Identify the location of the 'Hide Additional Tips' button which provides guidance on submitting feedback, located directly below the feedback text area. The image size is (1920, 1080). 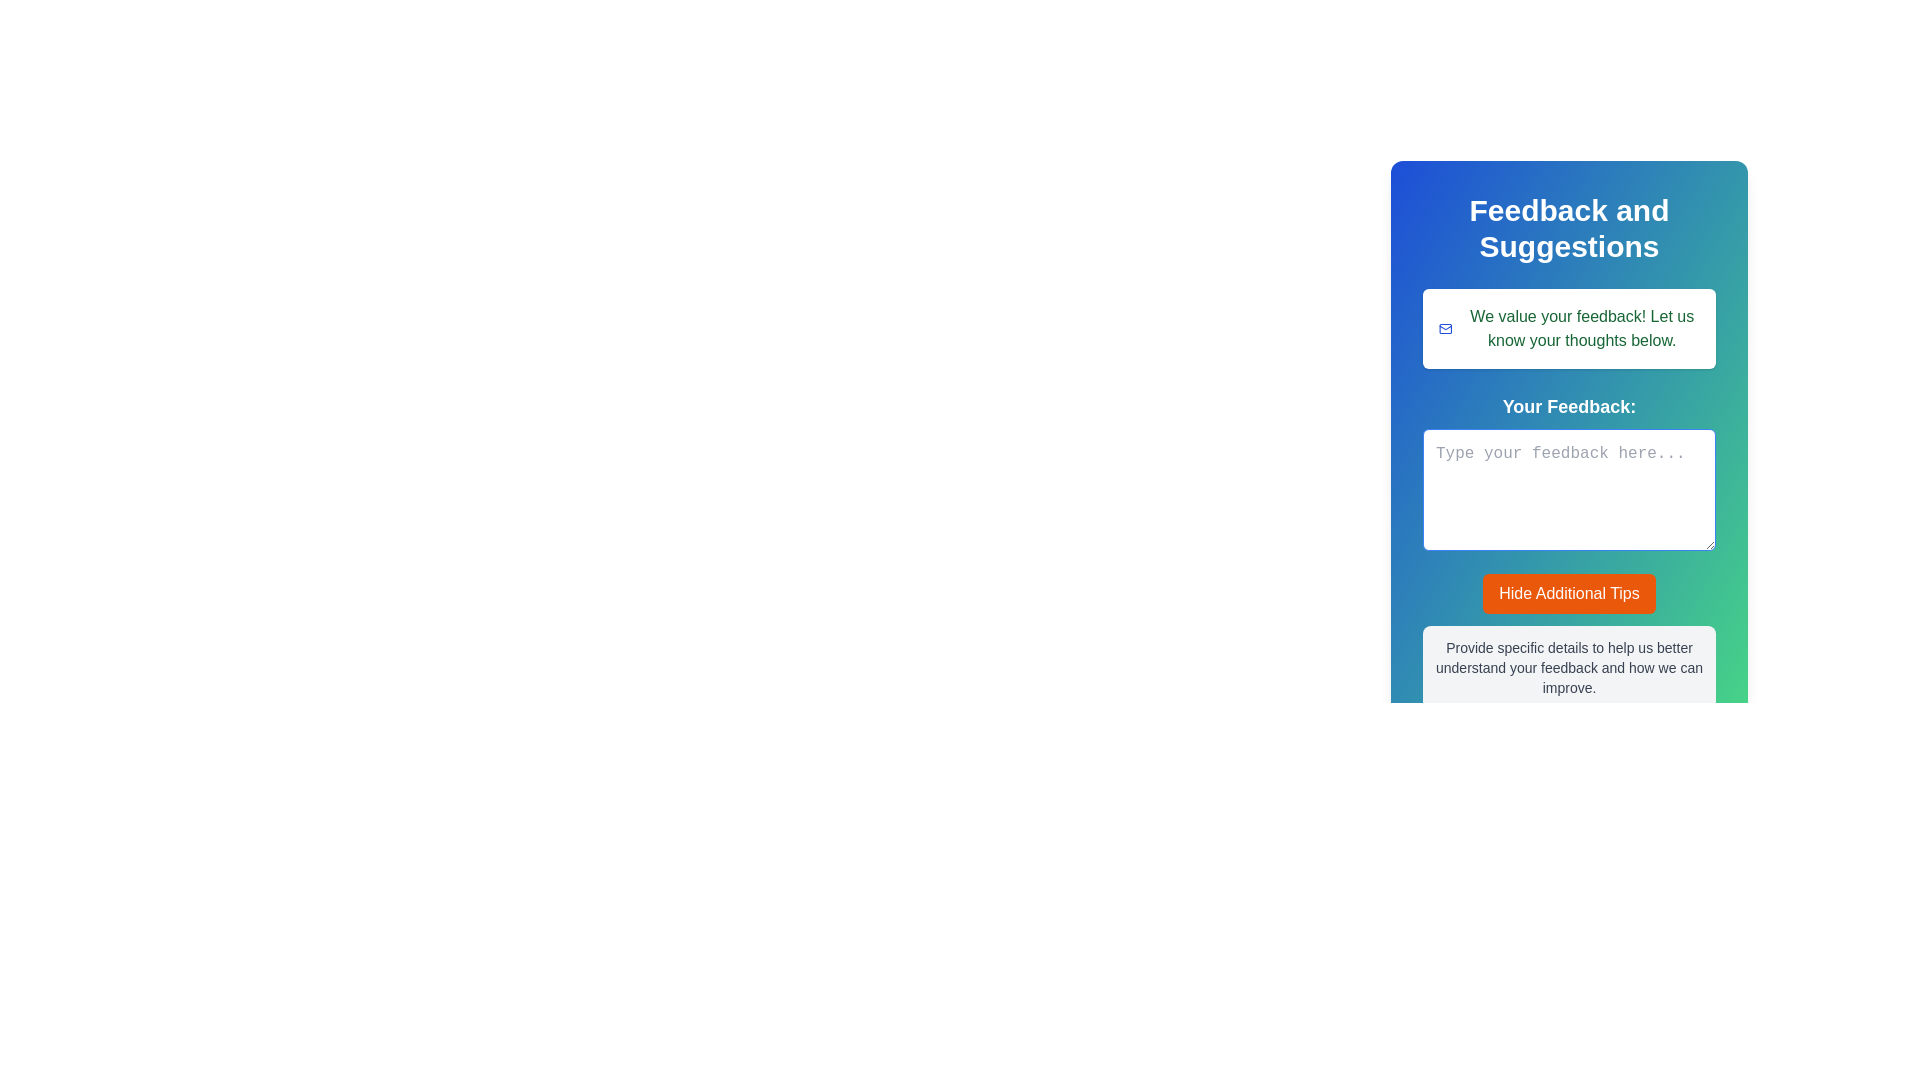
(1568, 583).